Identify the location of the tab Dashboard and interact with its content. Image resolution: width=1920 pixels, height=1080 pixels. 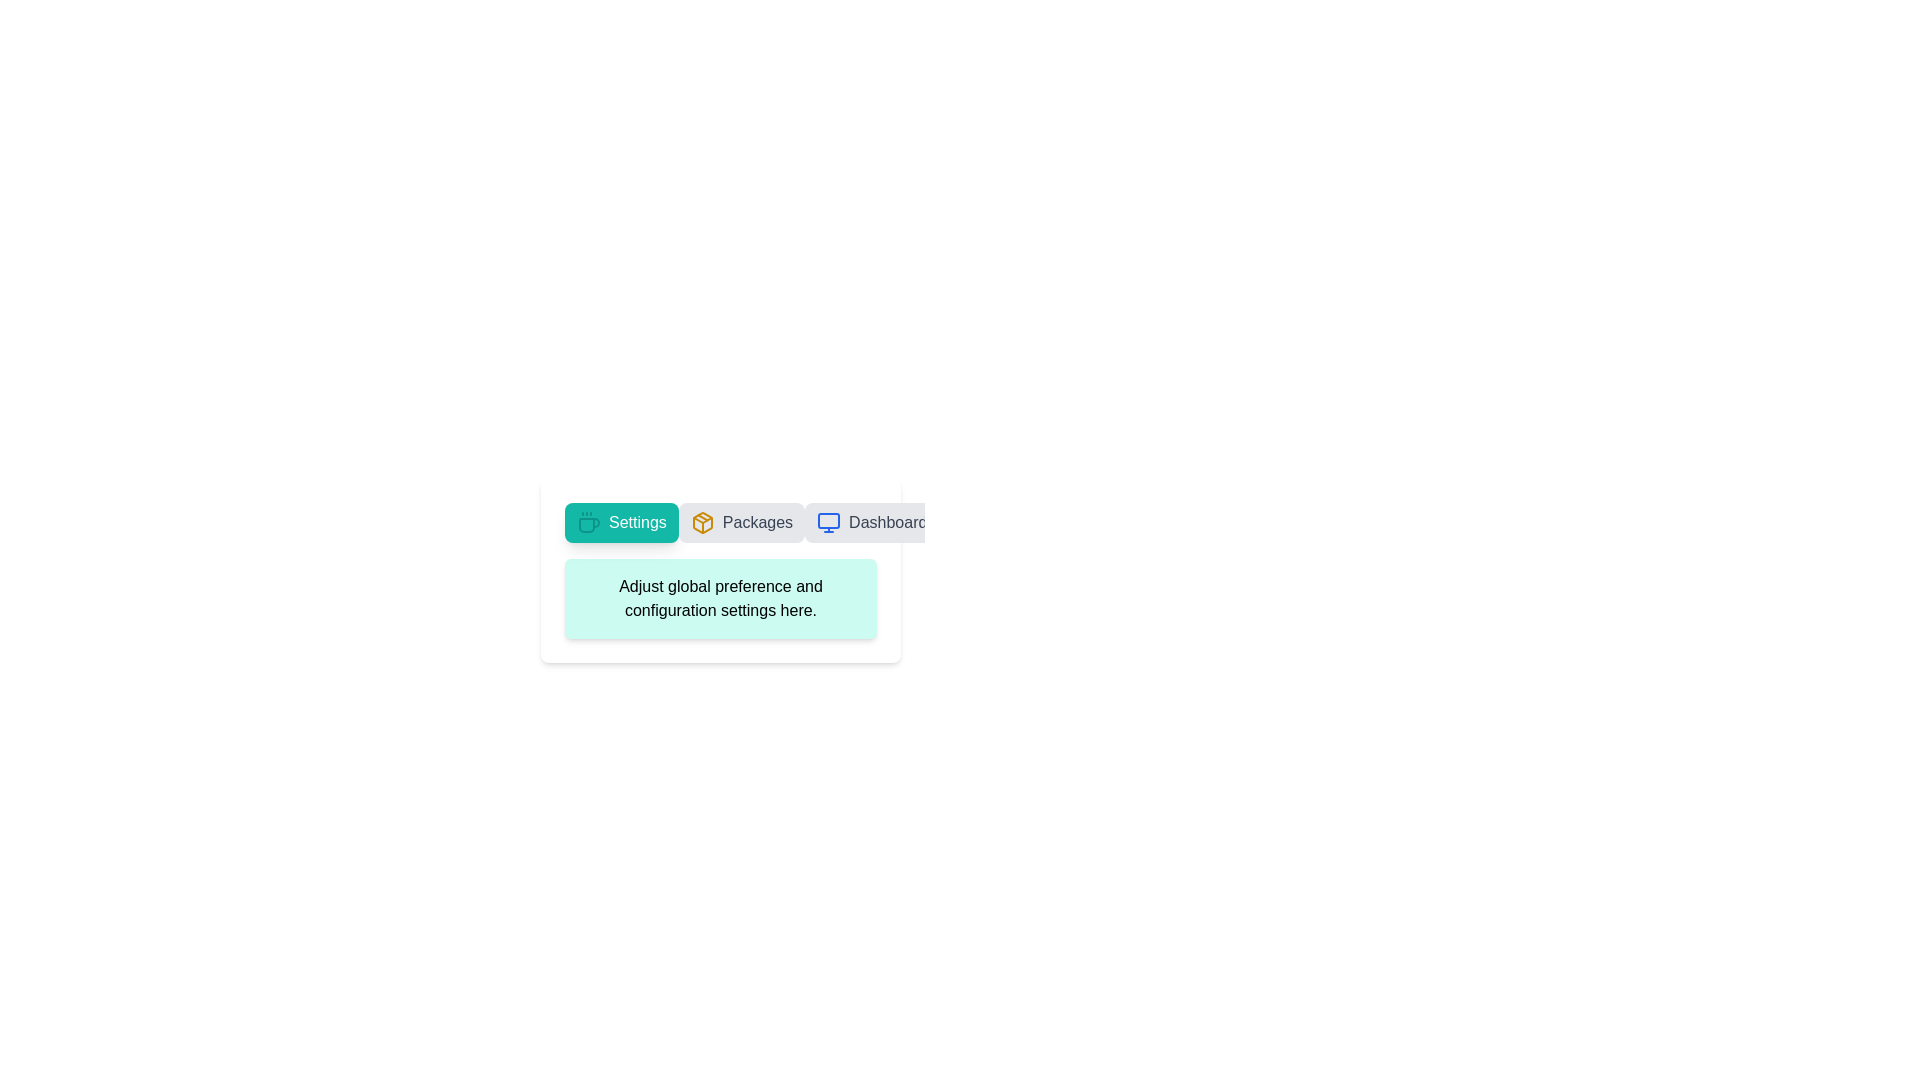
(872, 522).